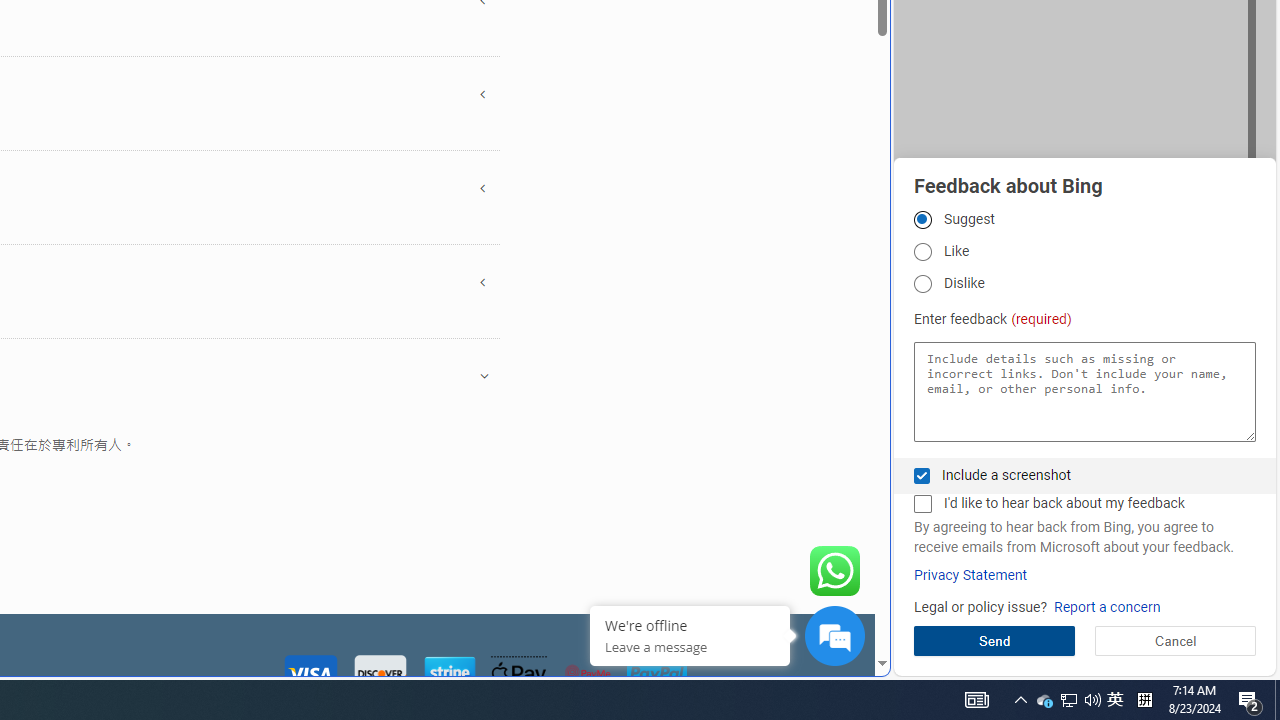 This screenshot has height=720, width=1280. Describe the element at coordinates (970, 575) in the screenshot. I see `'Privacy Statement'` at that location.